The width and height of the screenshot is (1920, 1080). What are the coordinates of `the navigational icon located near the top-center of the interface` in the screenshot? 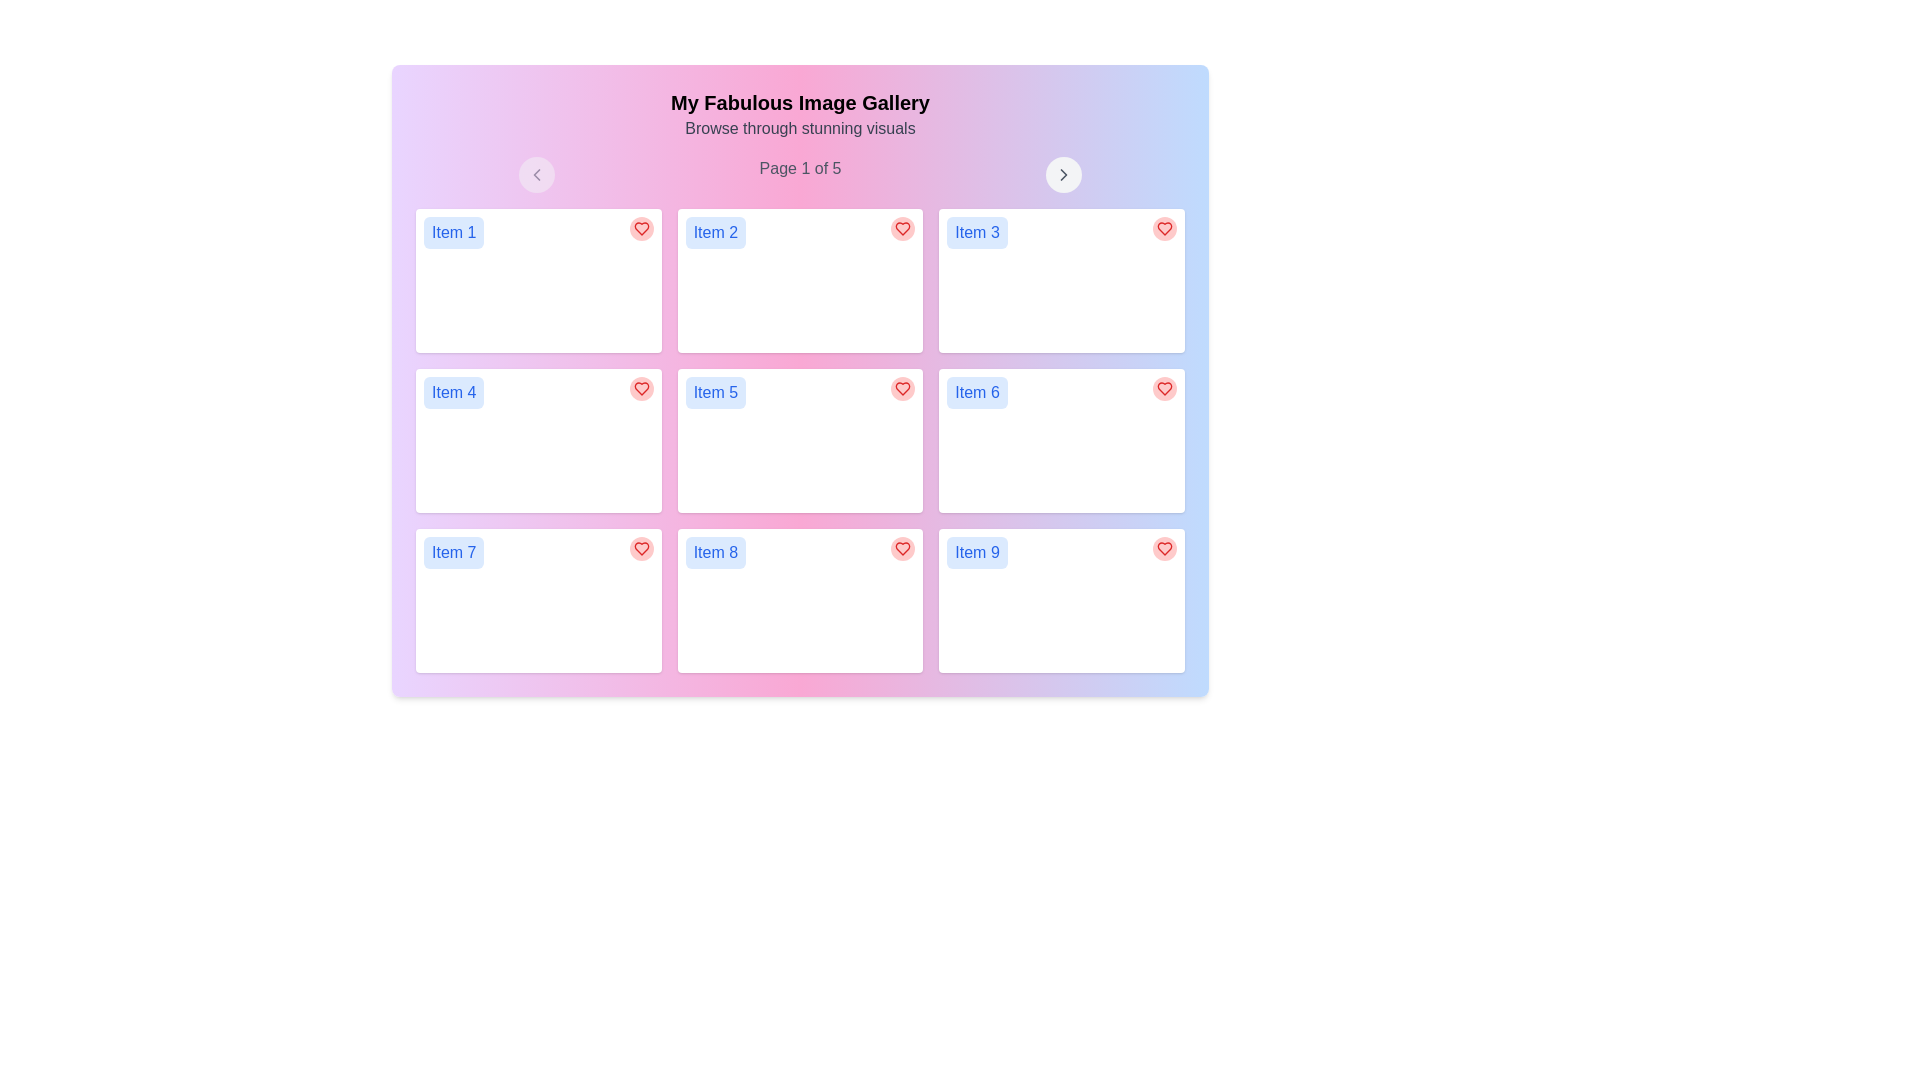 It's located at (536, 173).